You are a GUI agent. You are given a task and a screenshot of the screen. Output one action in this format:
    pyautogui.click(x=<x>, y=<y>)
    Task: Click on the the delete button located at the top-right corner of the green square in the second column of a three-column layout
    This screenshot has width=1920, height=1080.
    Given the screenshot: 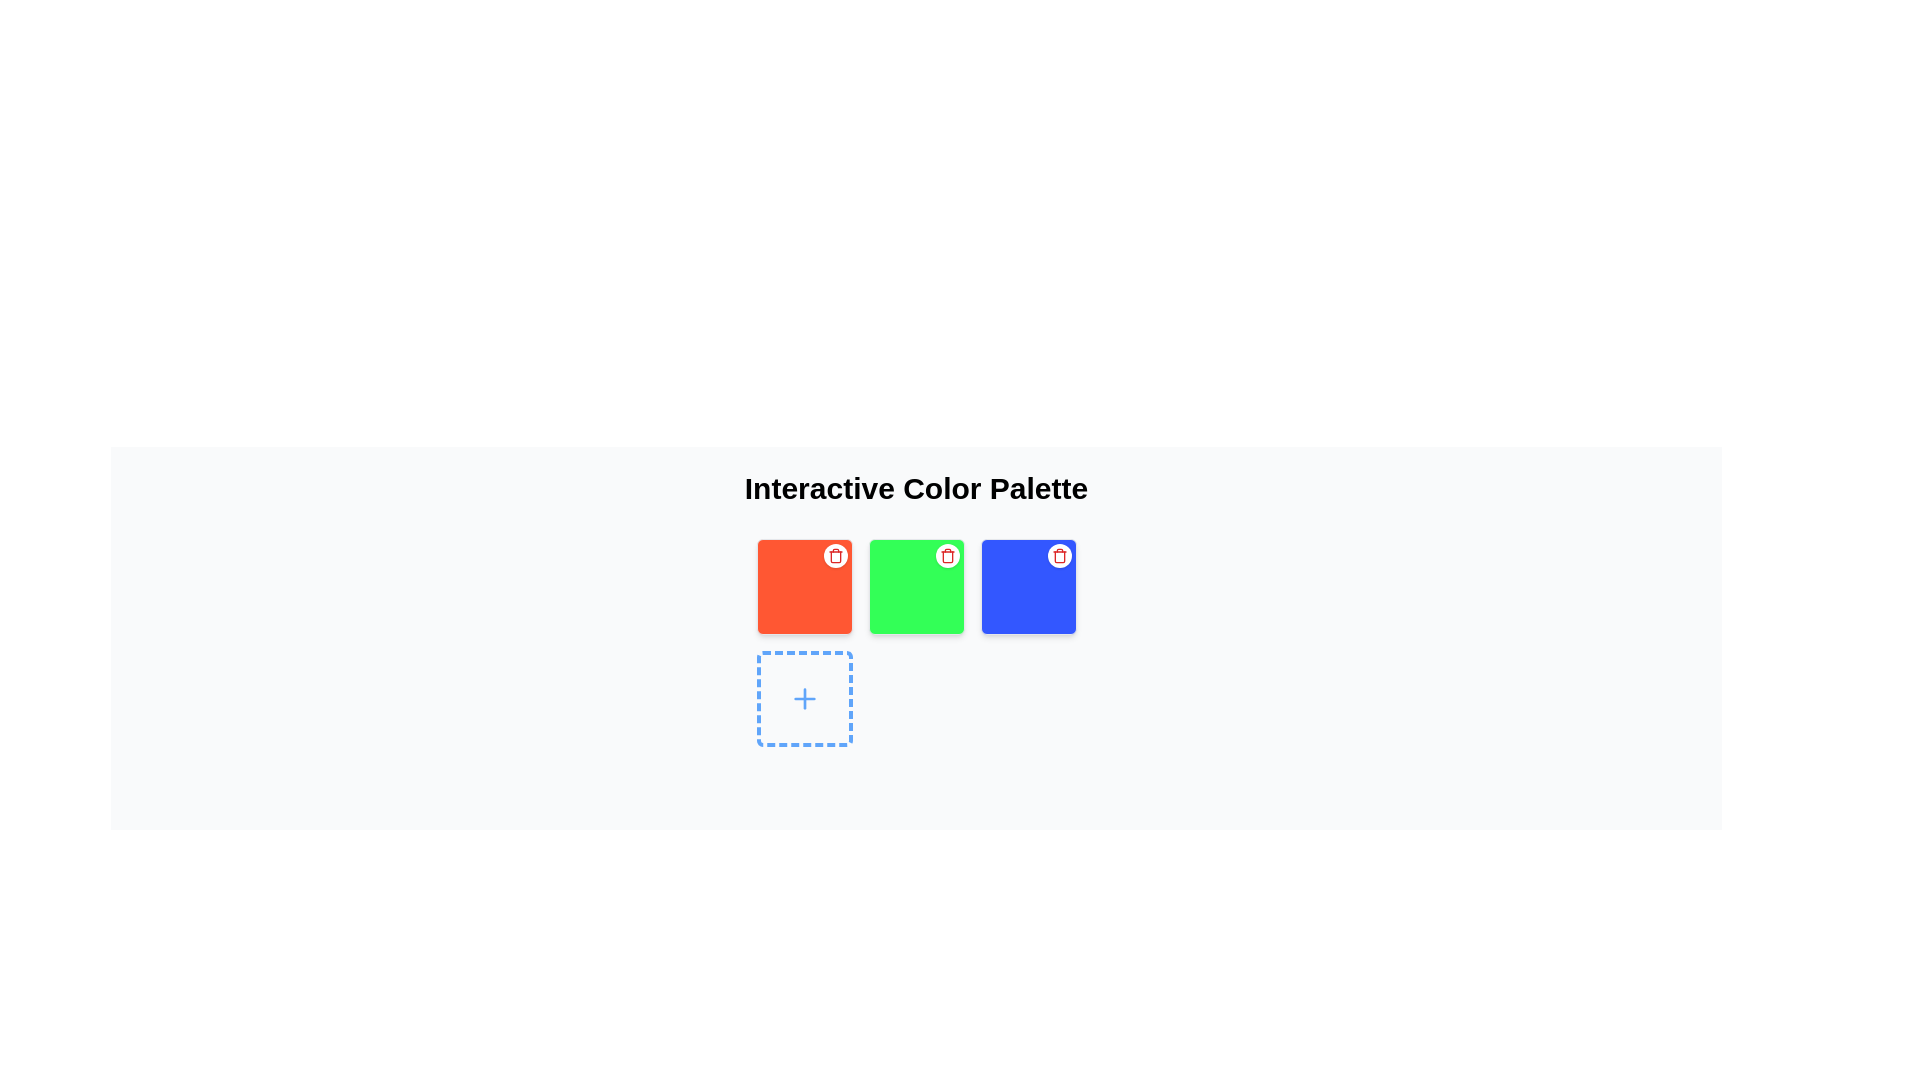 What is the action you would take?
    pyautogui.click(x=946, y=555)
    